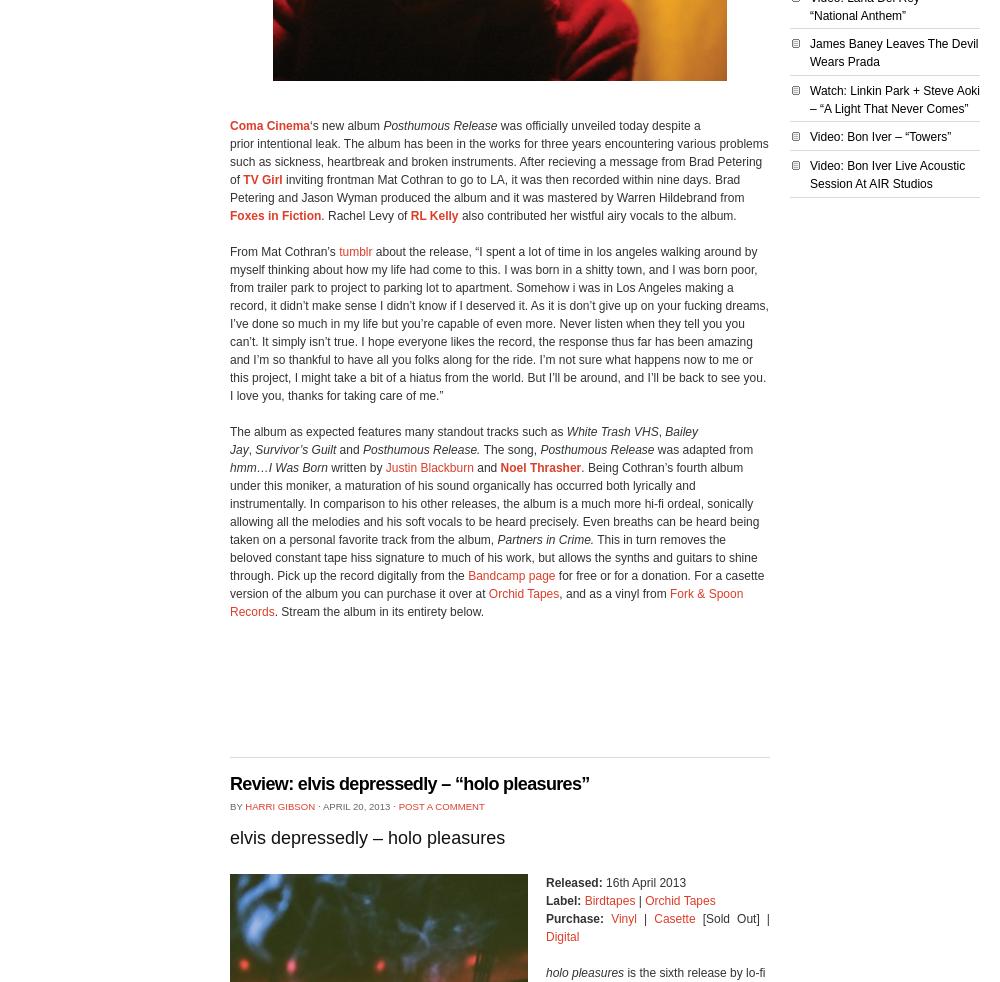  I want to click on 'Post a comment', so click(440, 805).